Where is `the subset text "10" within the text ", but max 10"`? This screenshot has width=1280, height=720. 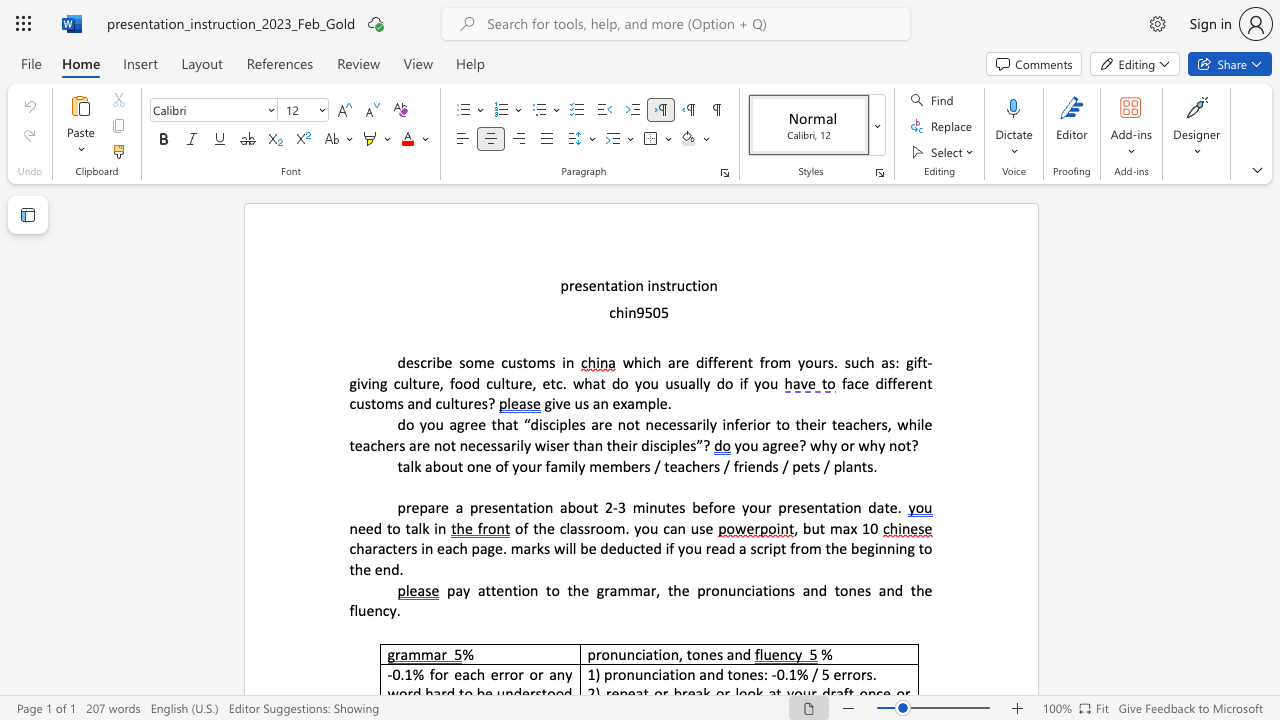 the subset text "10" within the text ", but max 10" is located at coordinates (862, 527).